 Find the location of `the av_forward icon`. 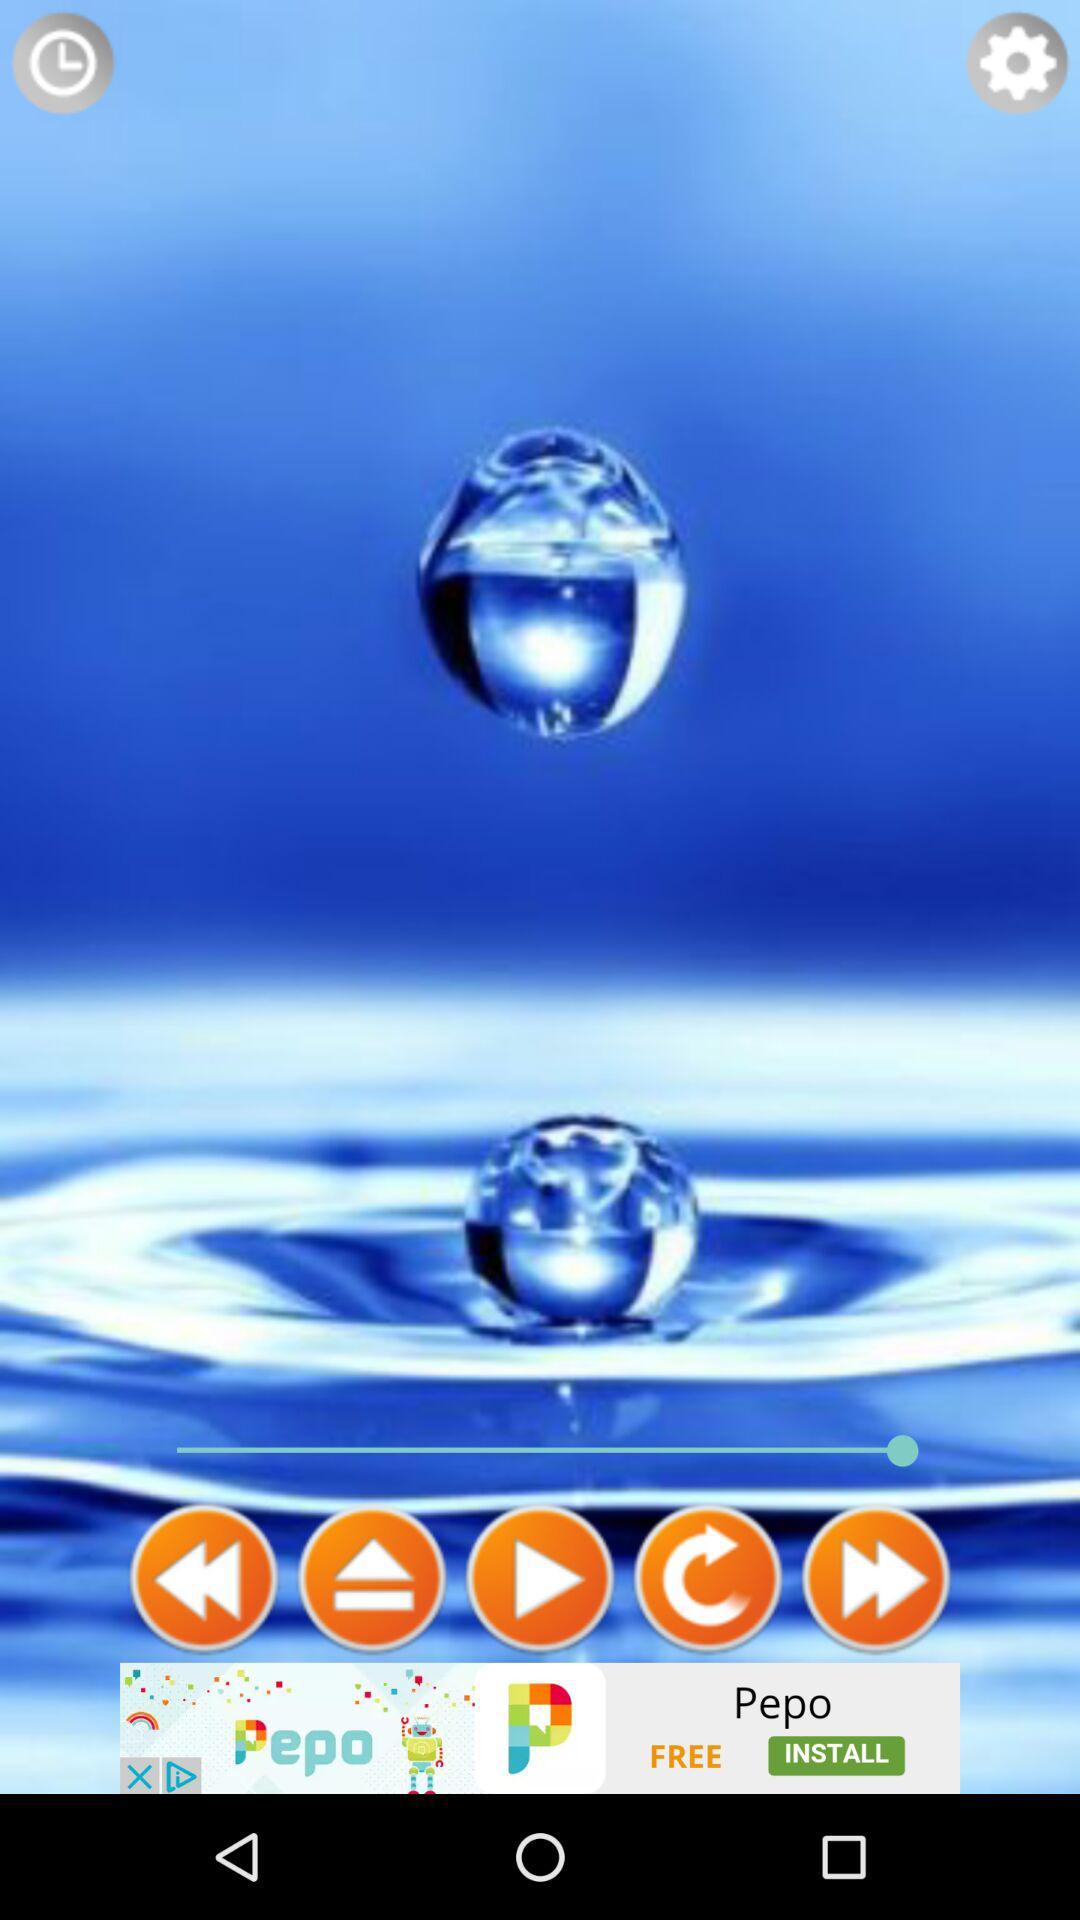

the av_forward icon is located at coordinates (874, 1688).